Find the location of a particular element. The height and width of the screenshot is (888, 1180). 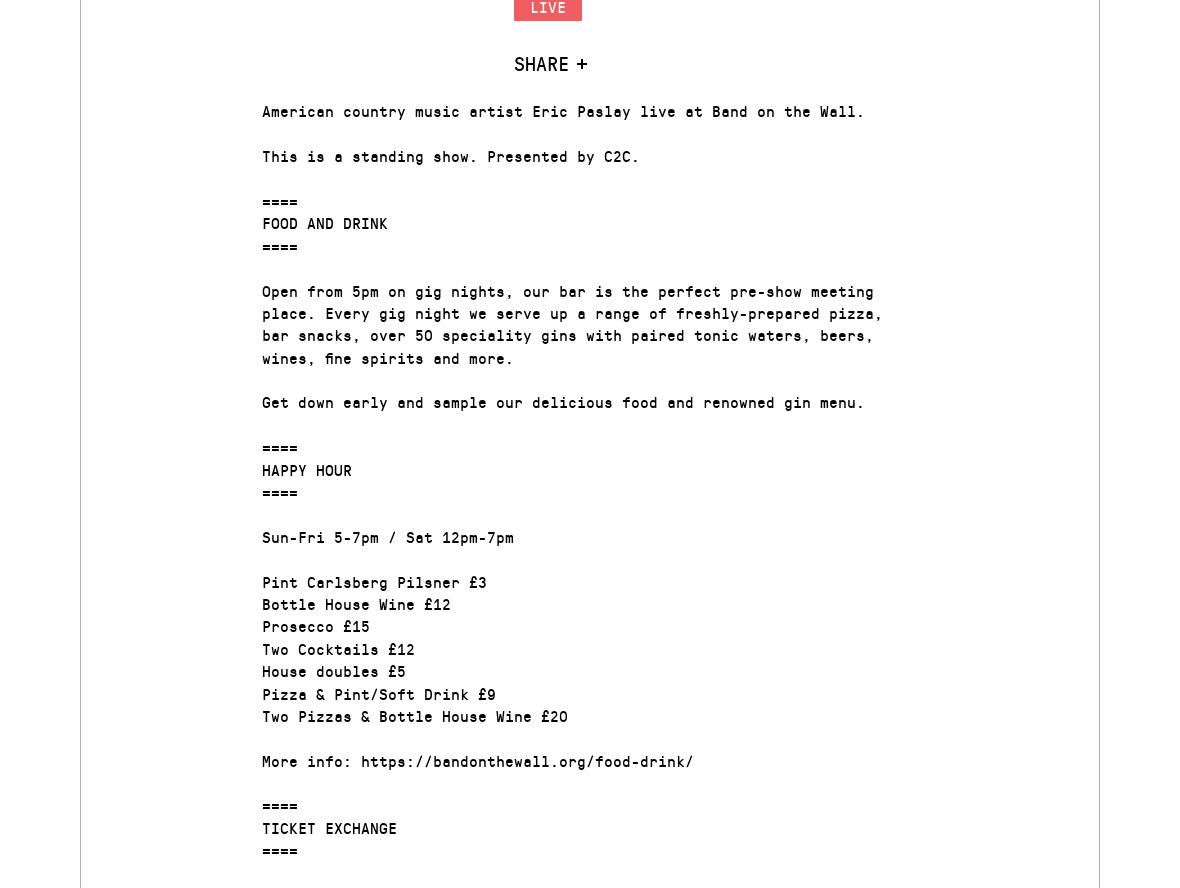

'FOOD AND DRINK' is located at coordinates (323, 222).